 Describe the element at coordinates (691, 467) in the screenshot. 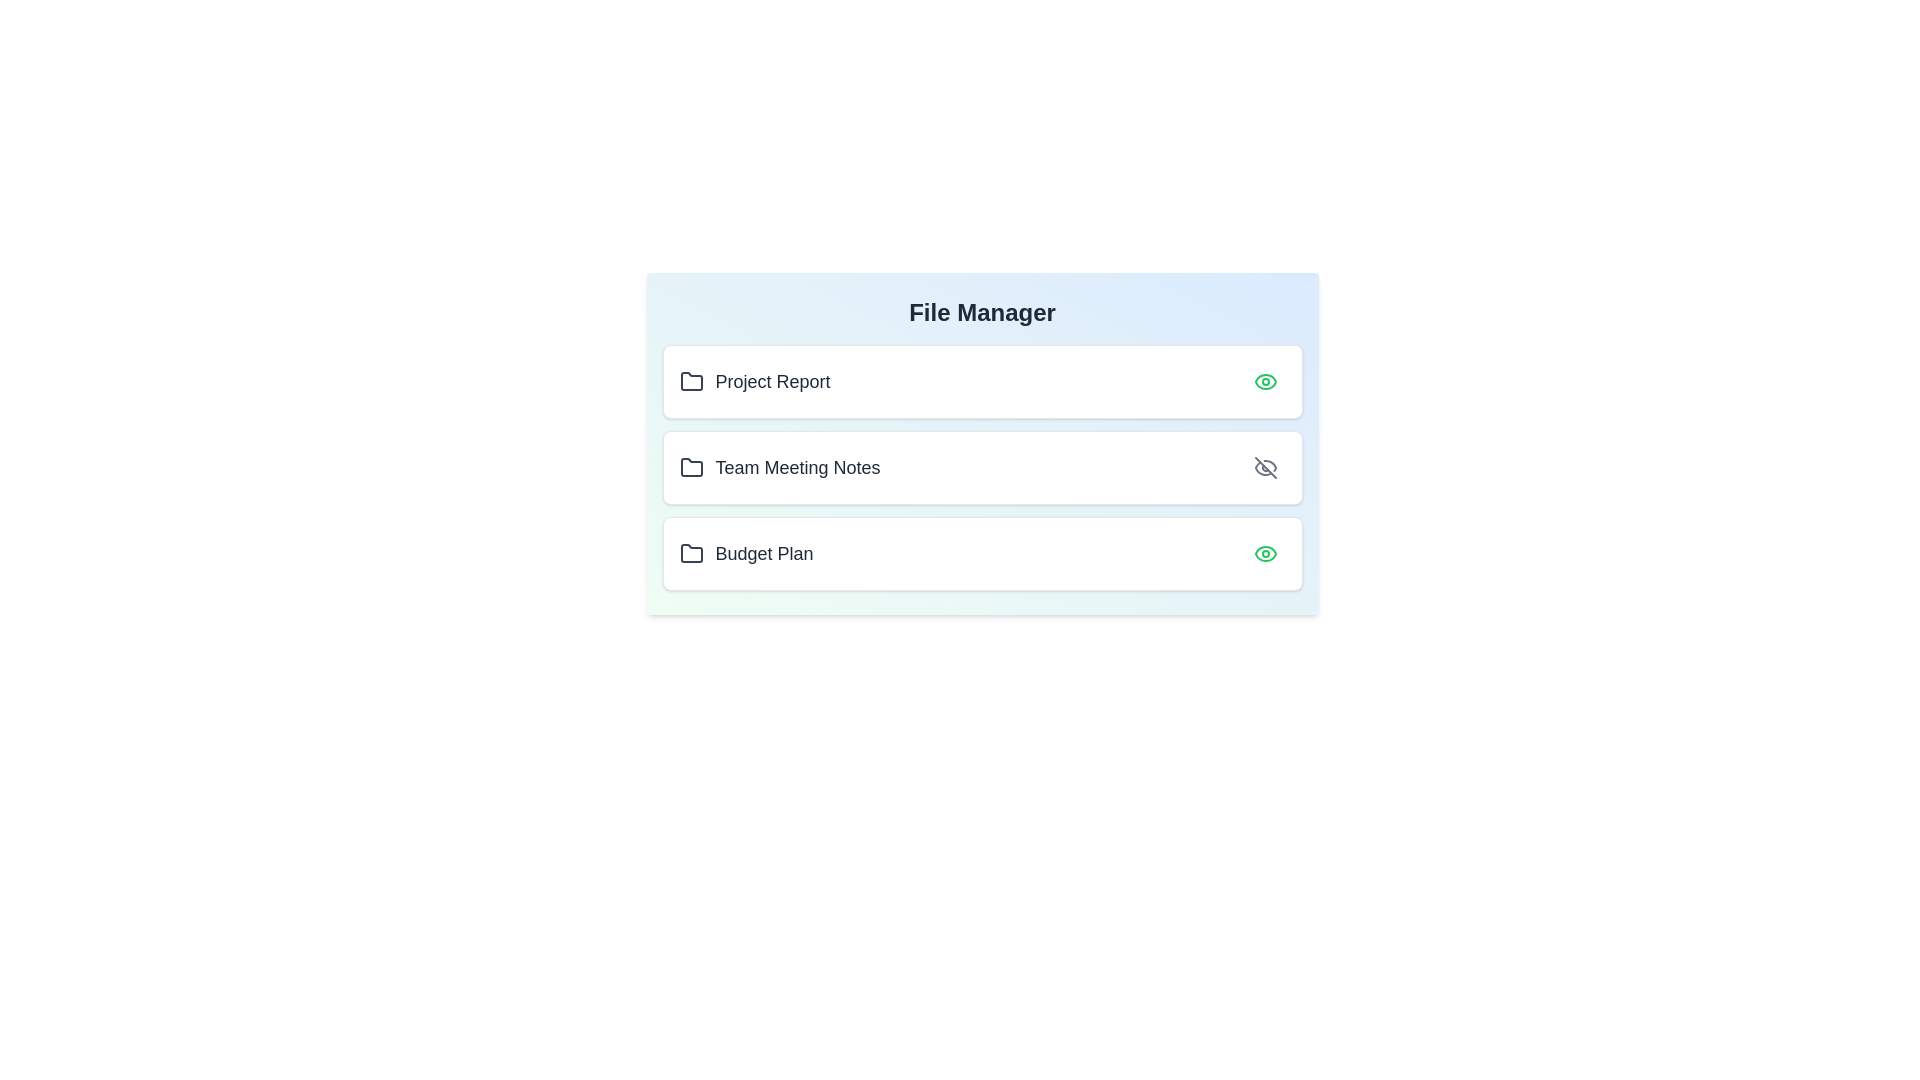

I see `the folder icon for Team Meeting Notes` at that location.